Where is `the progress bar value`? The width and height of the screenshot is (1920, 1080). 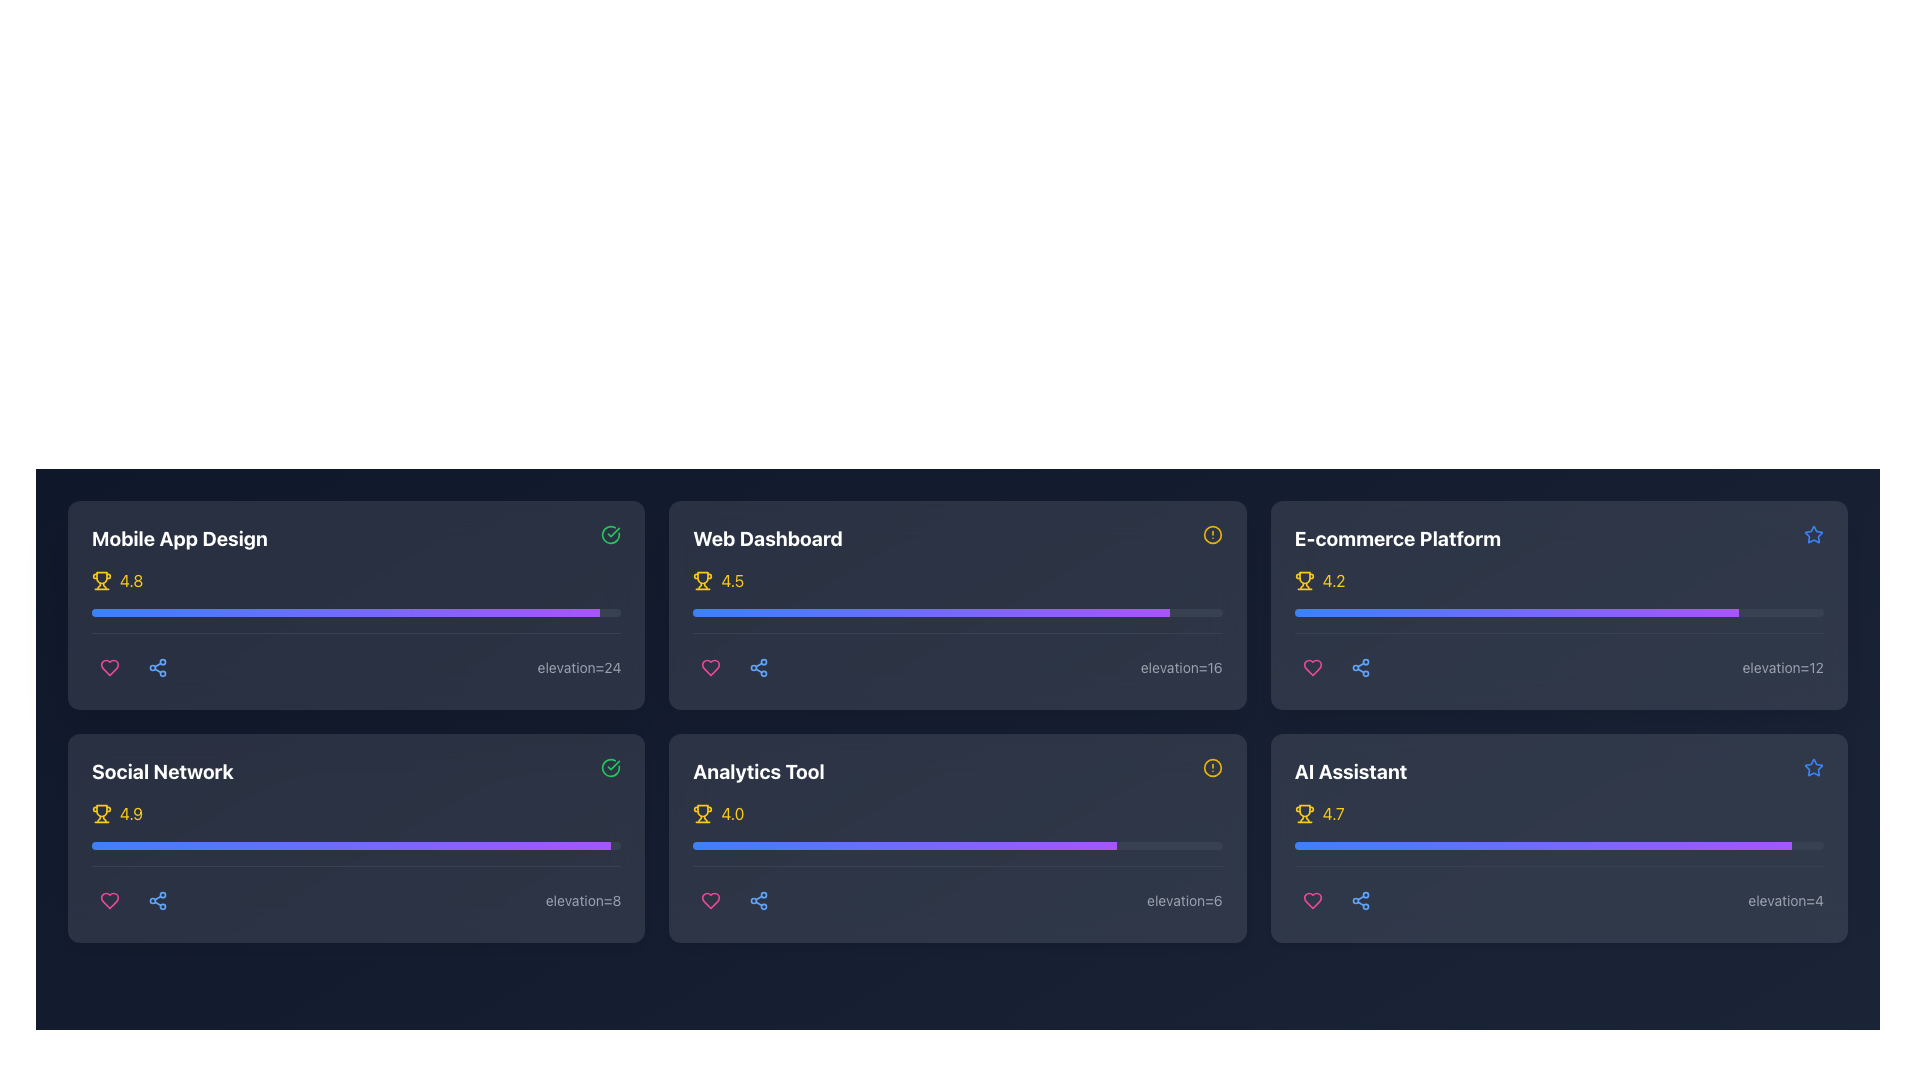 the progress bar value is located at coordinates (1555, 612).